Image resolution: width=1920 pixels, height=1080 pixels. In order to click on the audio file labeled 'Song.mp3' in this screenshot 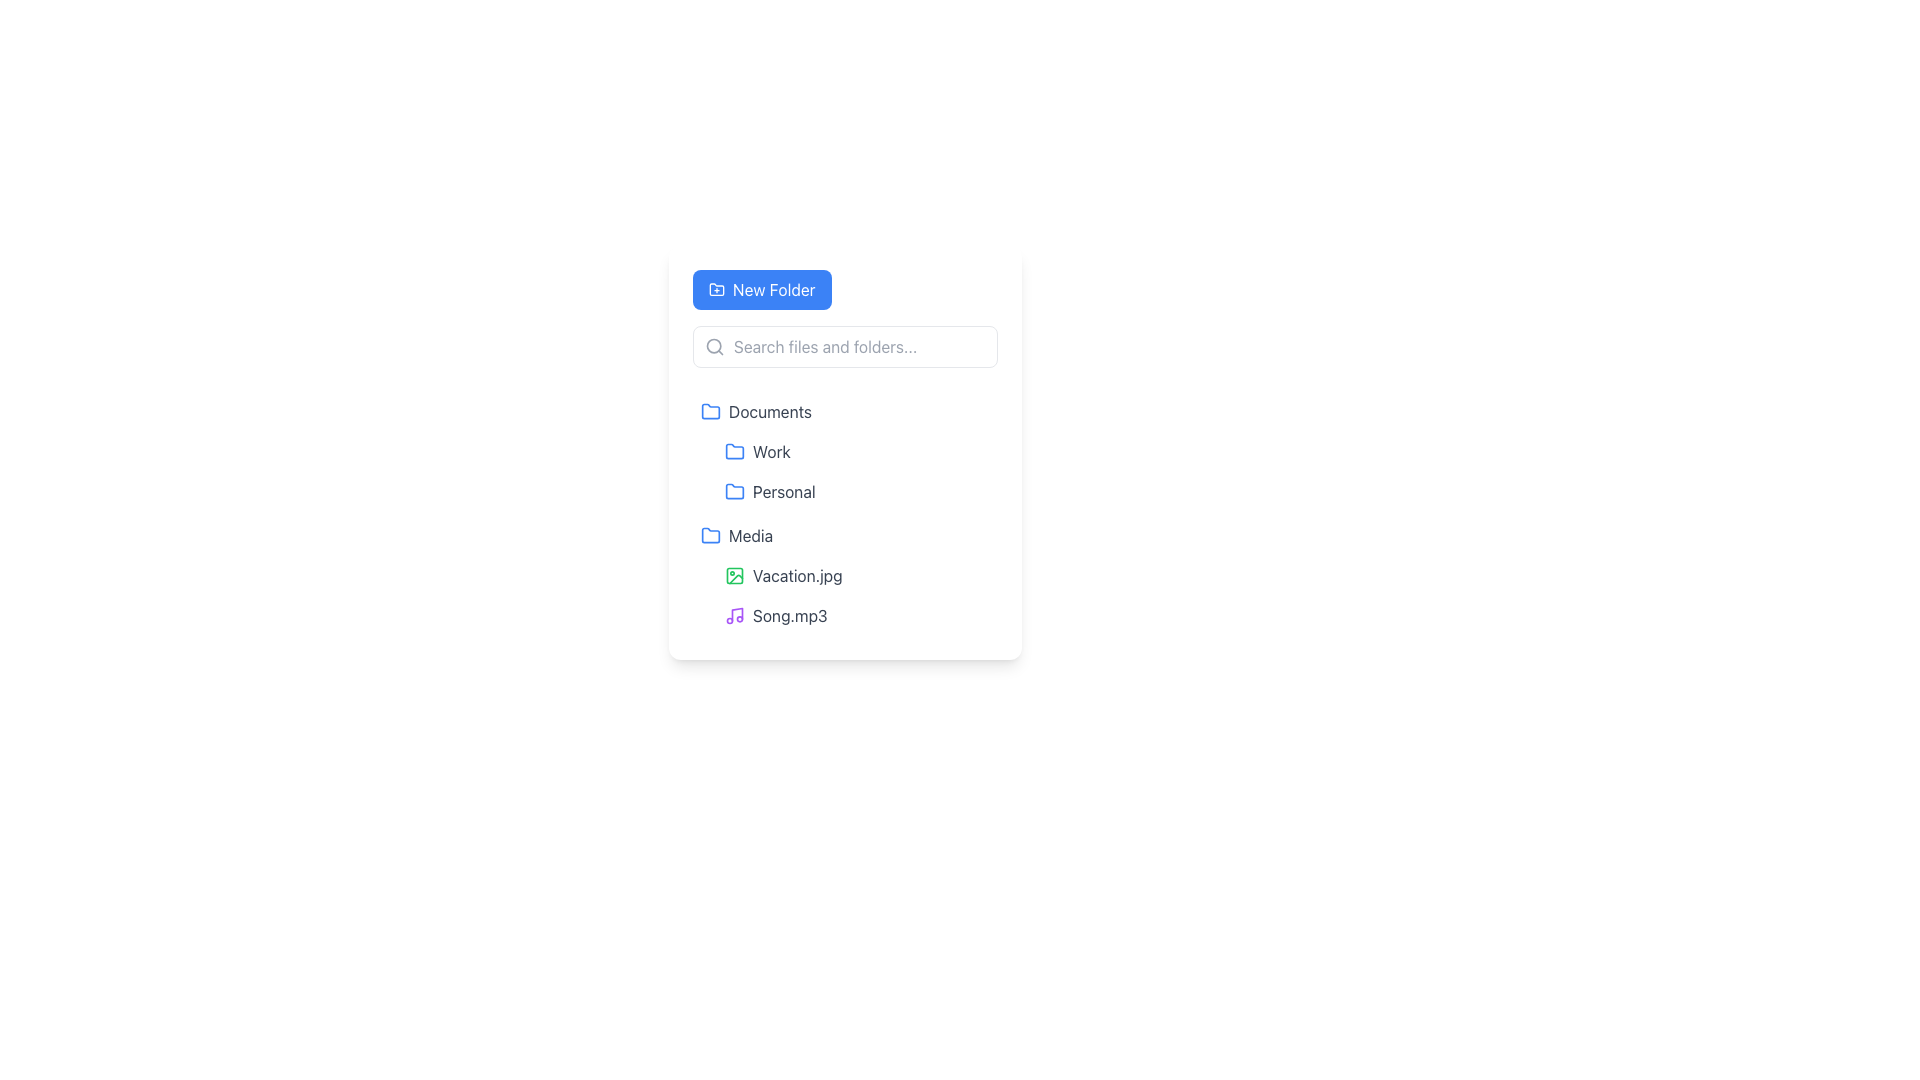, I will do `click(845, 615)`.